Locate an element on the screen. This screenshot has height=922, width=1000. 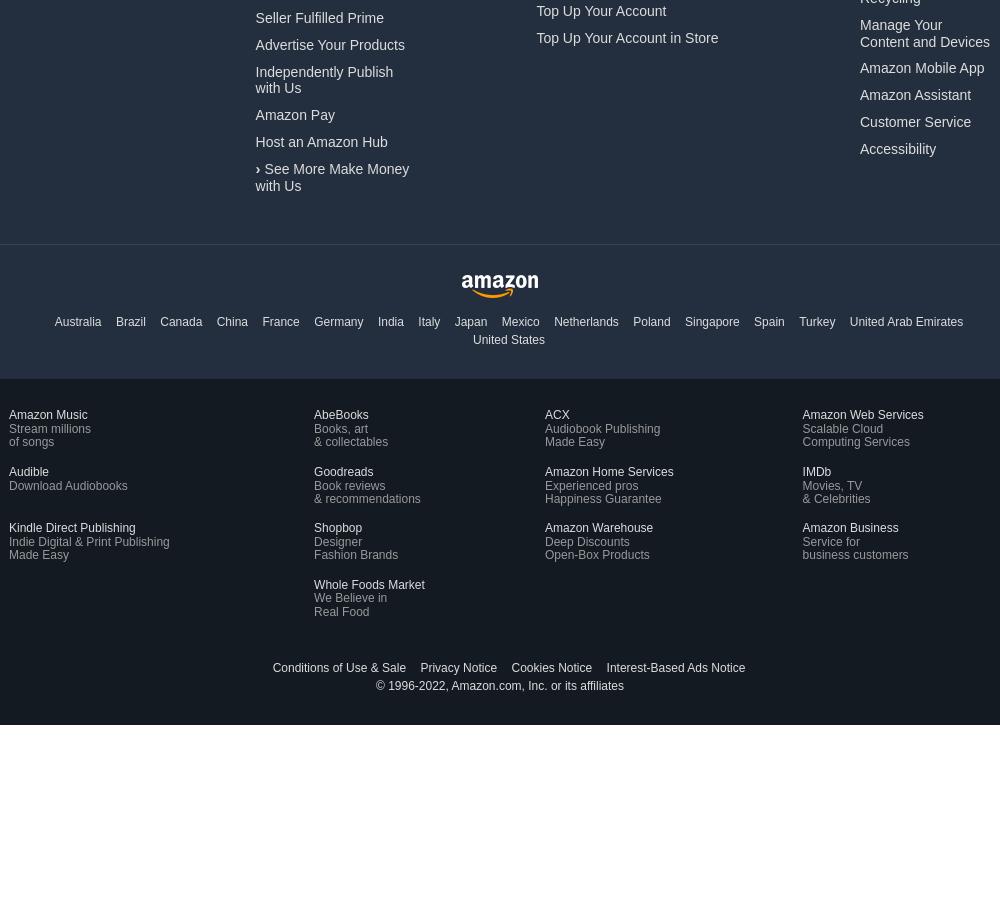
'ACX' is located at coordinates (557, 413).